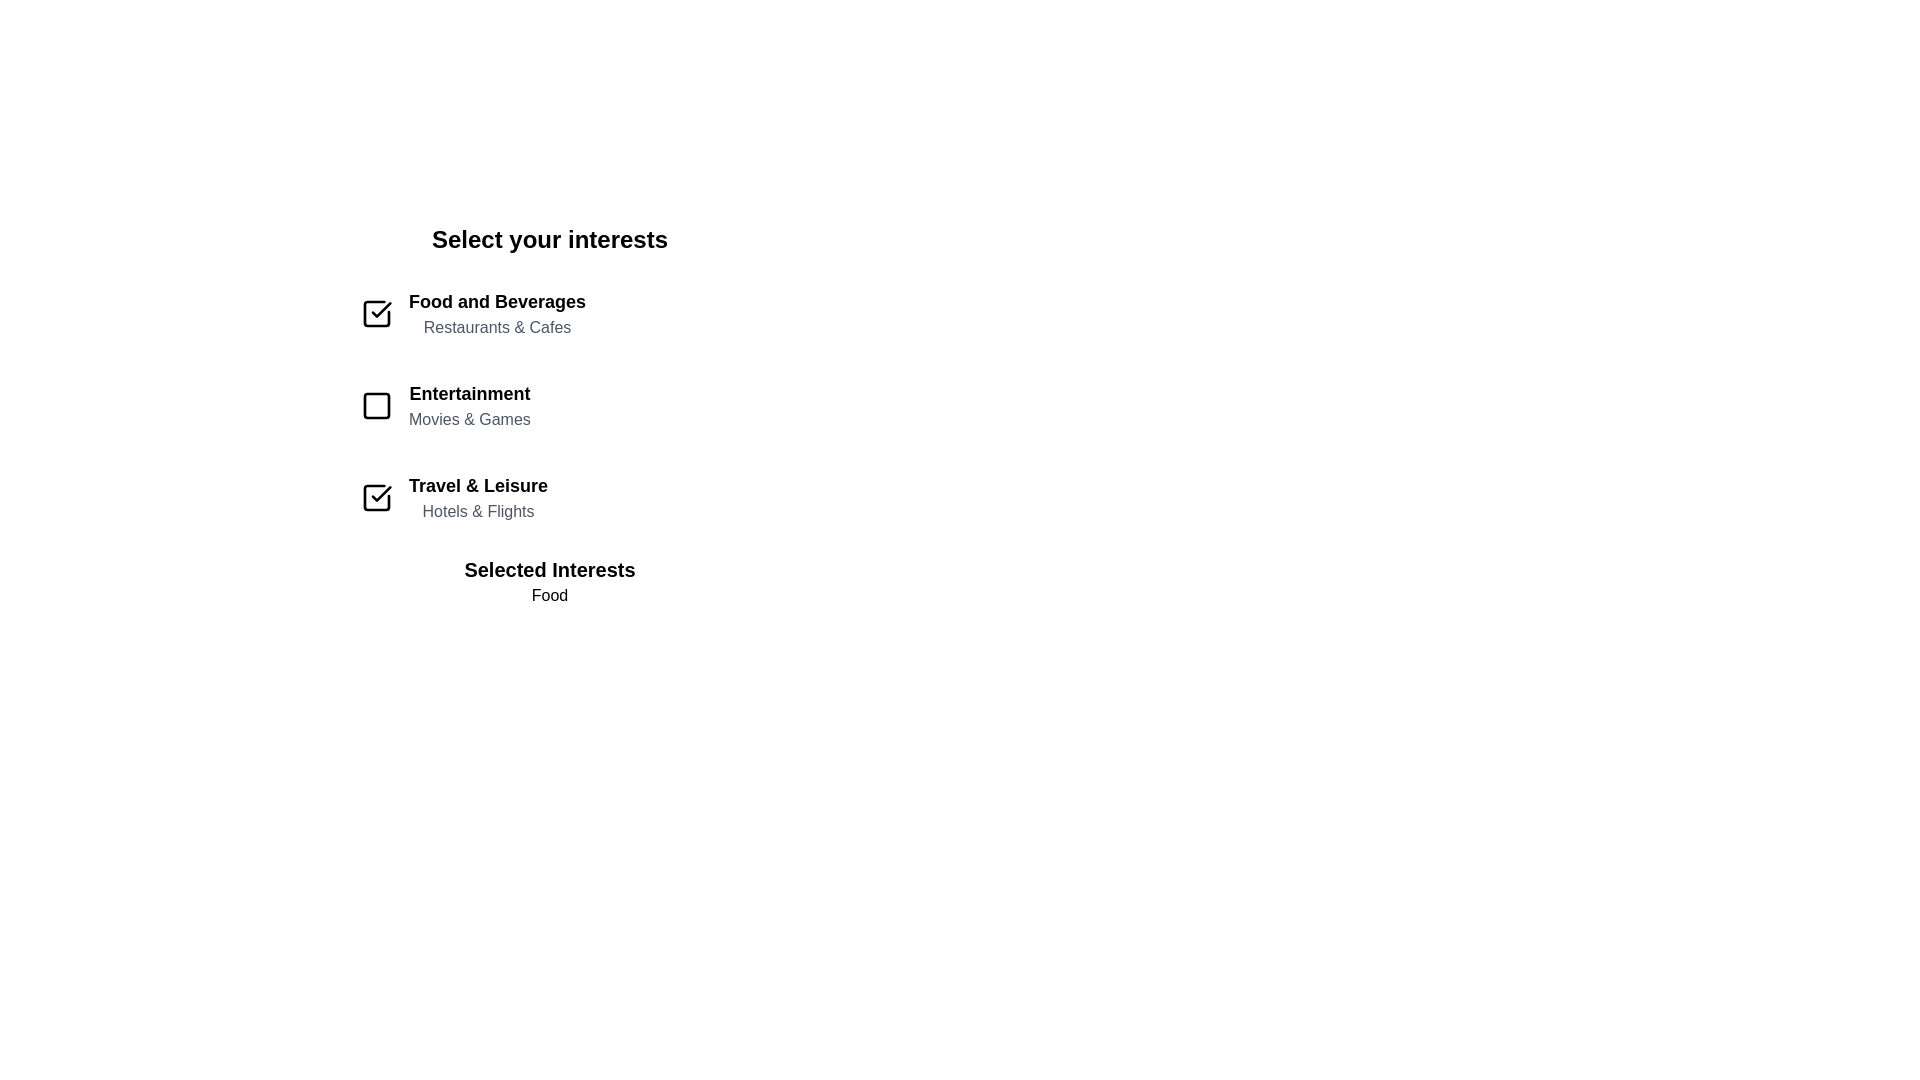  What do you see at coordinates (550, 496) in the screenshot?
I see `the item Travel` at bounding box center [550, 496].